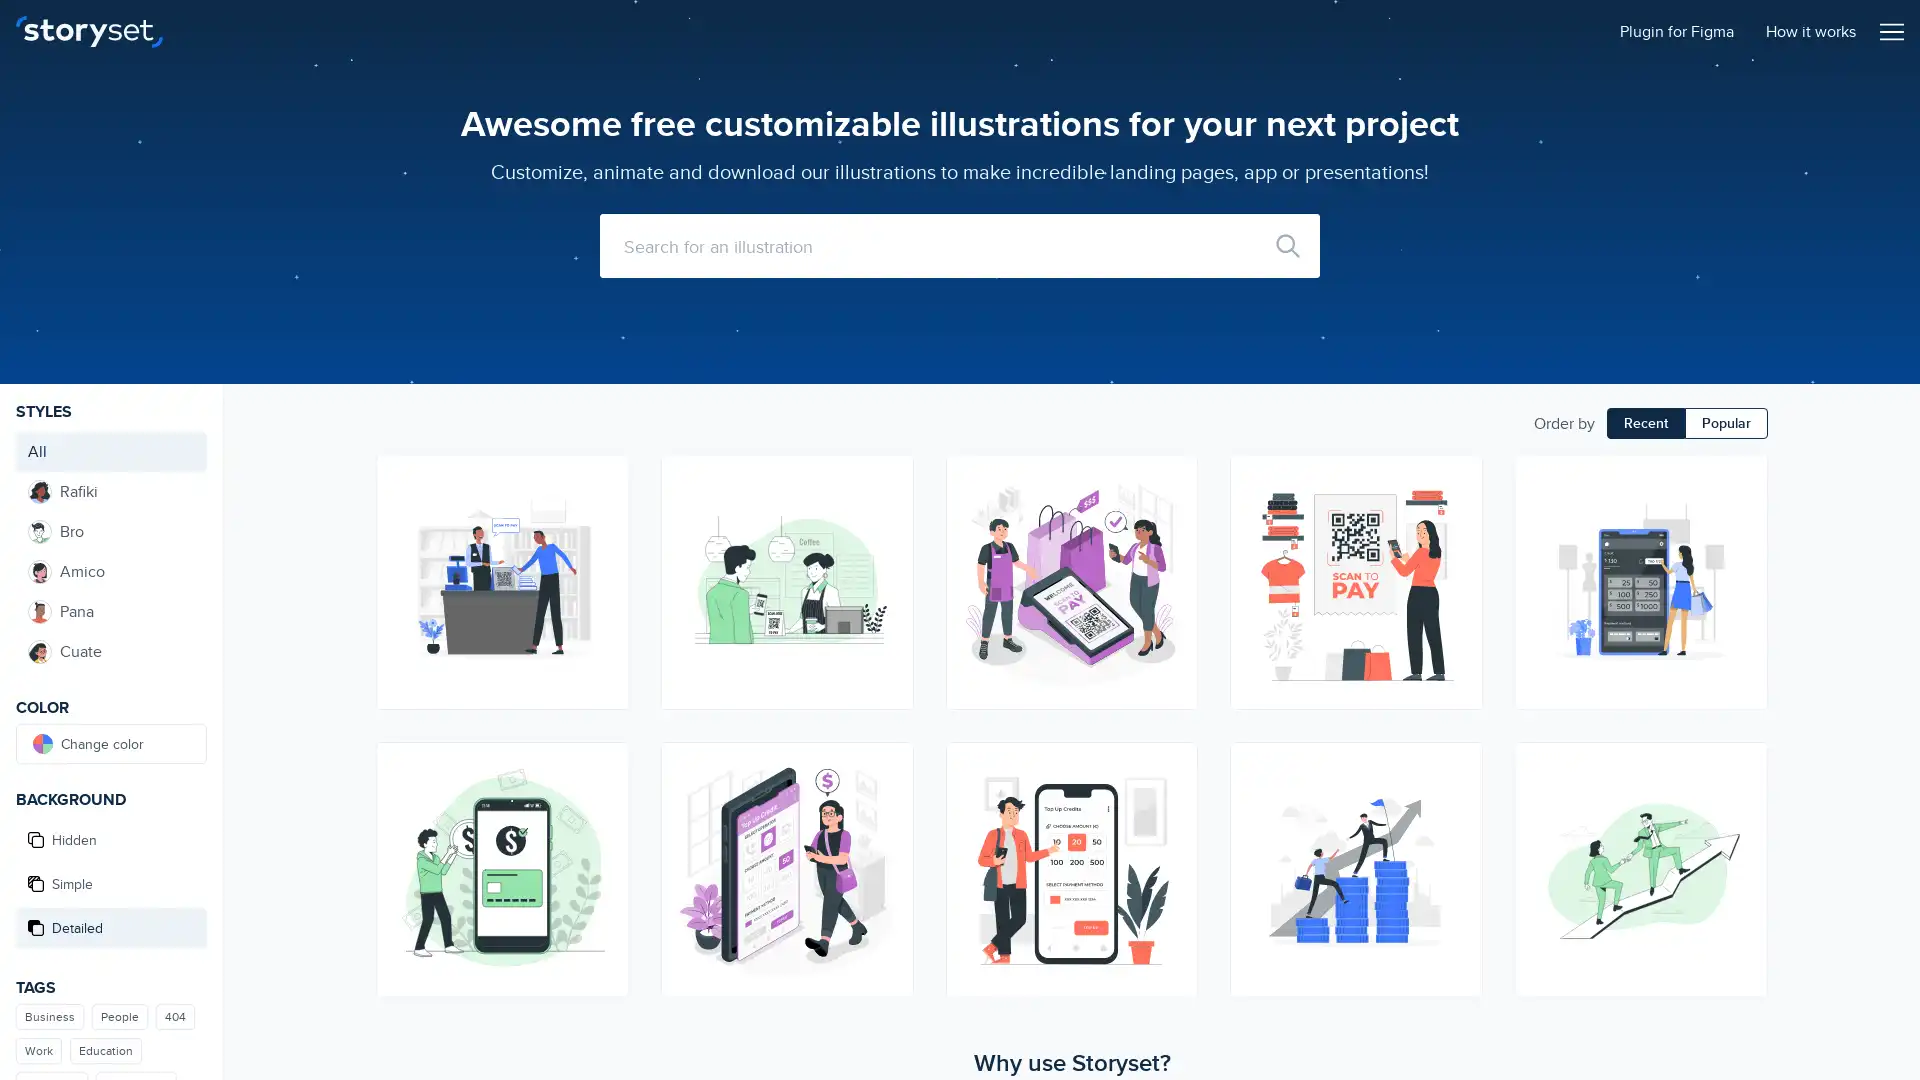  What do you see at coordinates (1172, 837) in the screenshot?
I see `Pinterest icon Save` at bounding box center [1172, 837].